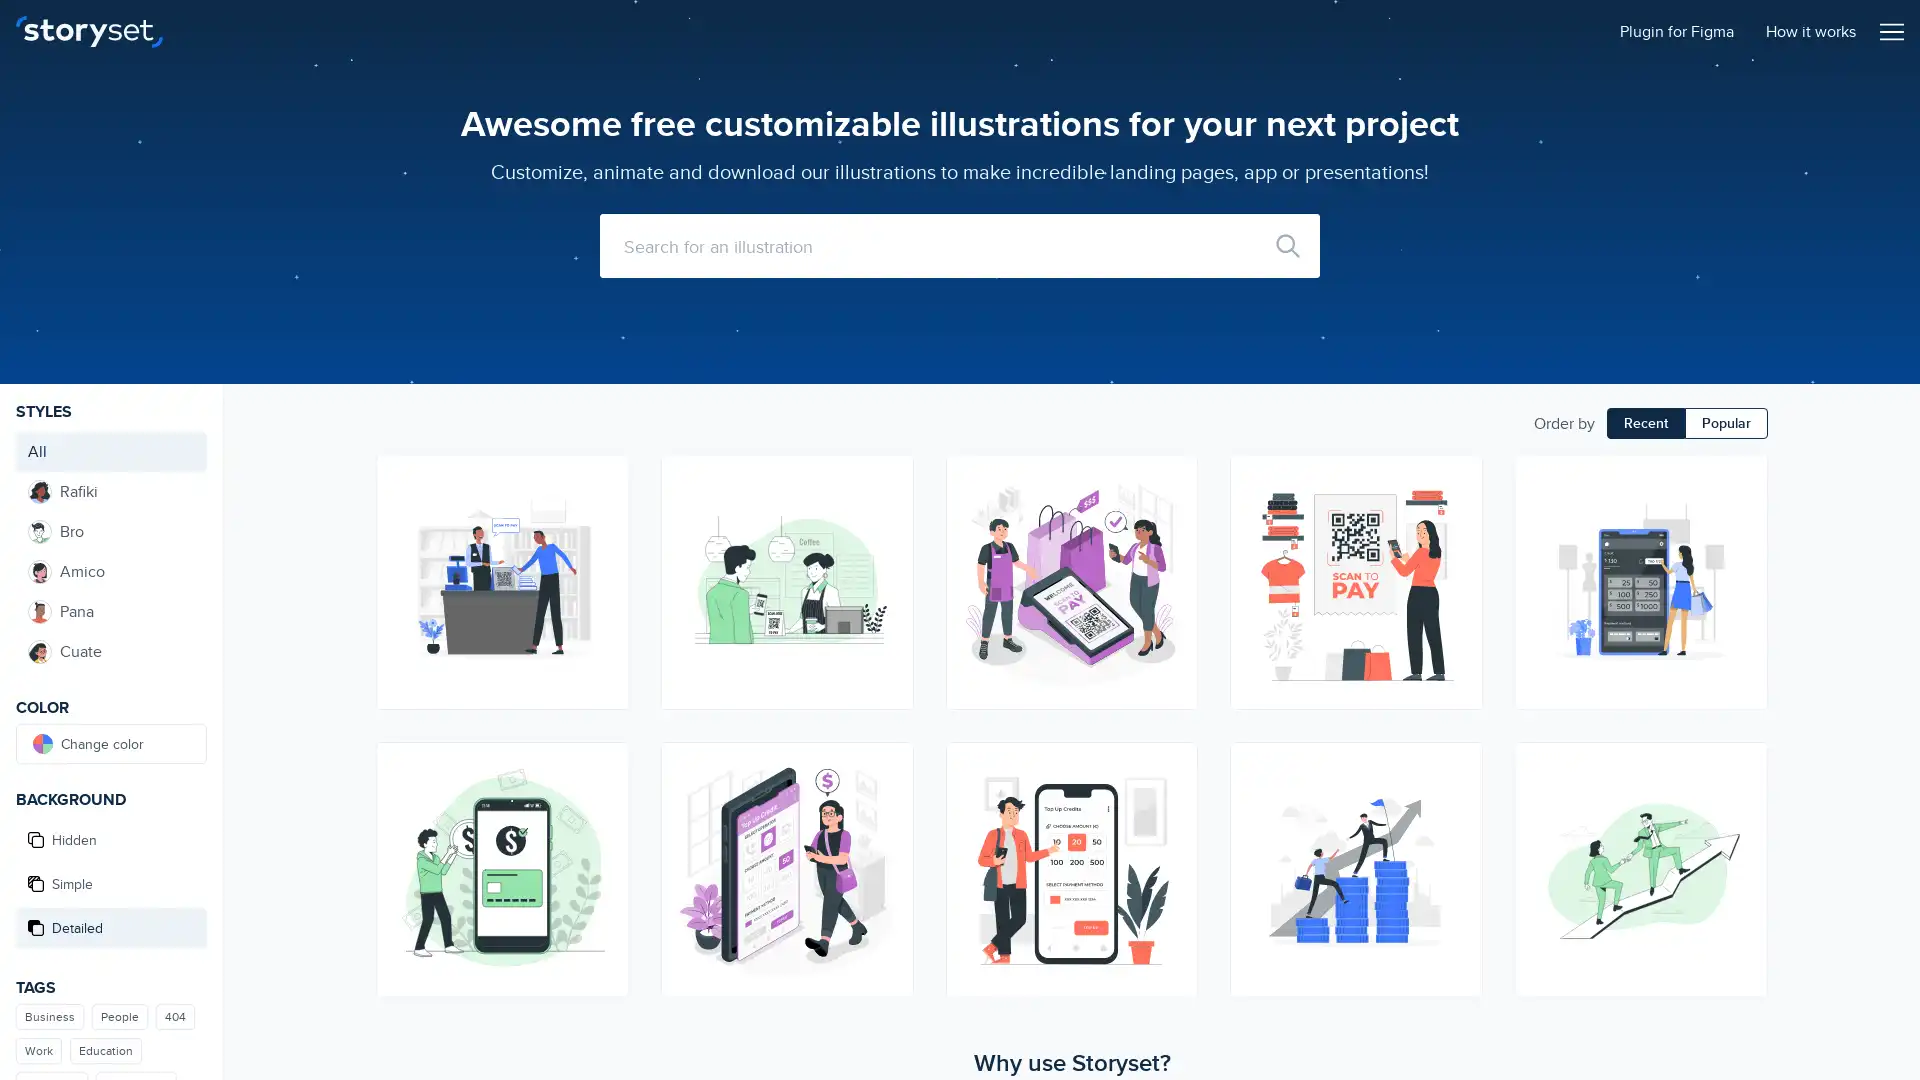  What do you see at coordinates (1172, 837) in the screenshot?
I see `Pinterest icon Save` at bounding box center [1172, 837].